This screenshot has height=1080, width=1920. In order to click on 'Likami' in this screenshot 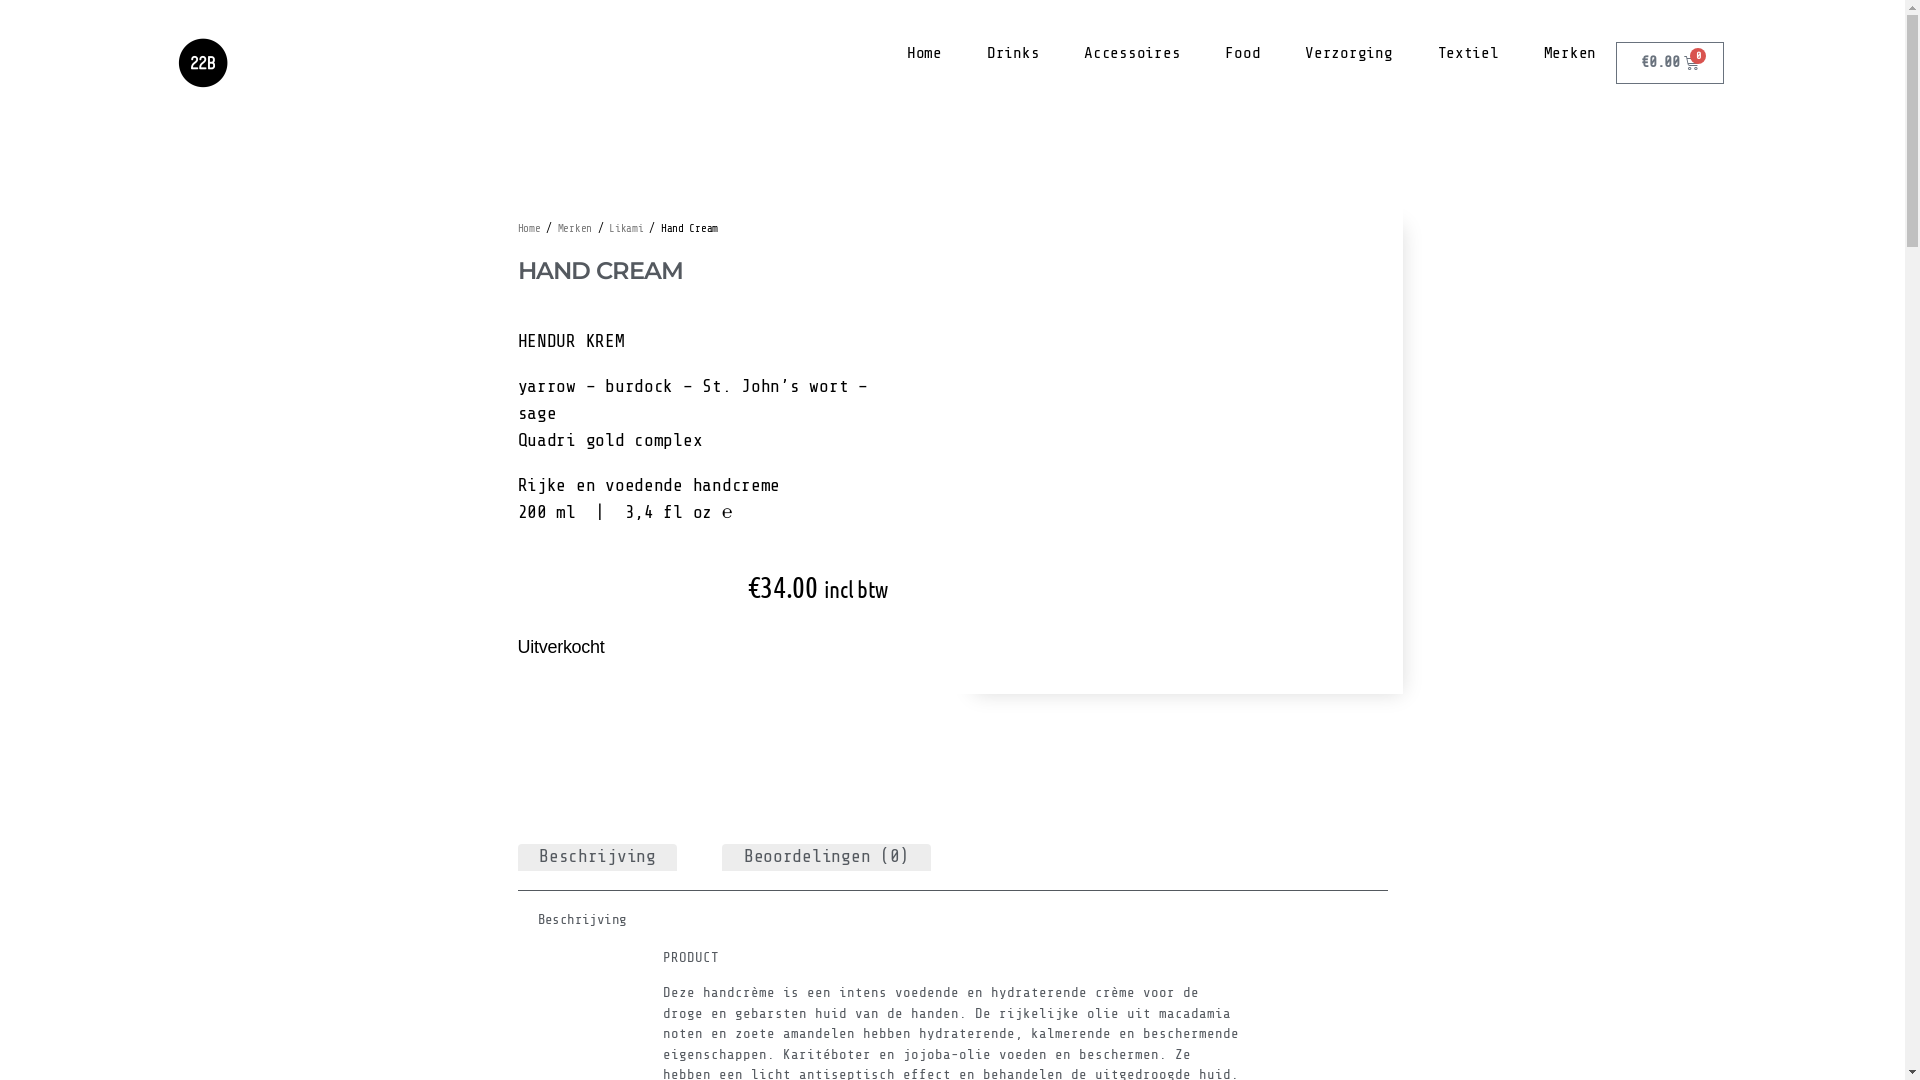, I will do `click(624, 227)`.